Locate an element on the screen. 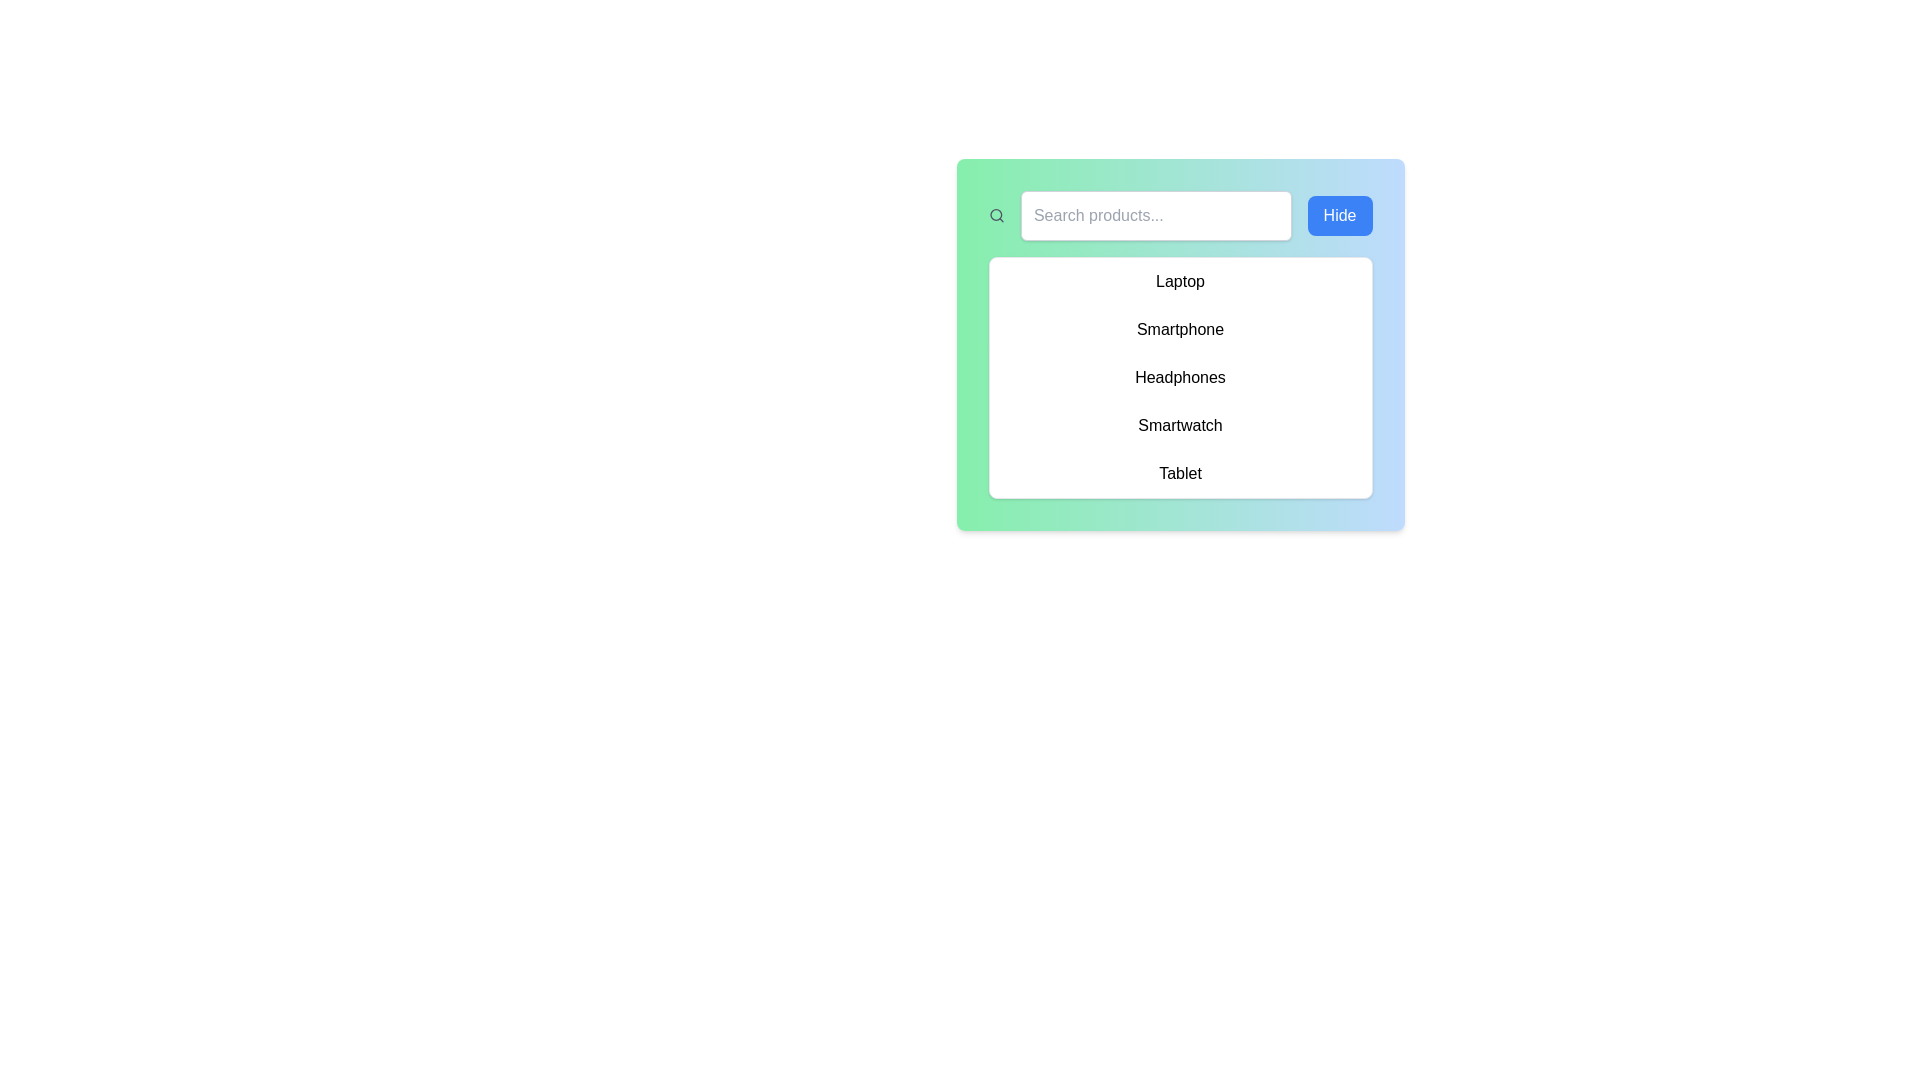 The height and width of the screenshot is (1080, 1920). the vertical list of selectable options in the white rectangular panel is located at coordinates (1180, 378).